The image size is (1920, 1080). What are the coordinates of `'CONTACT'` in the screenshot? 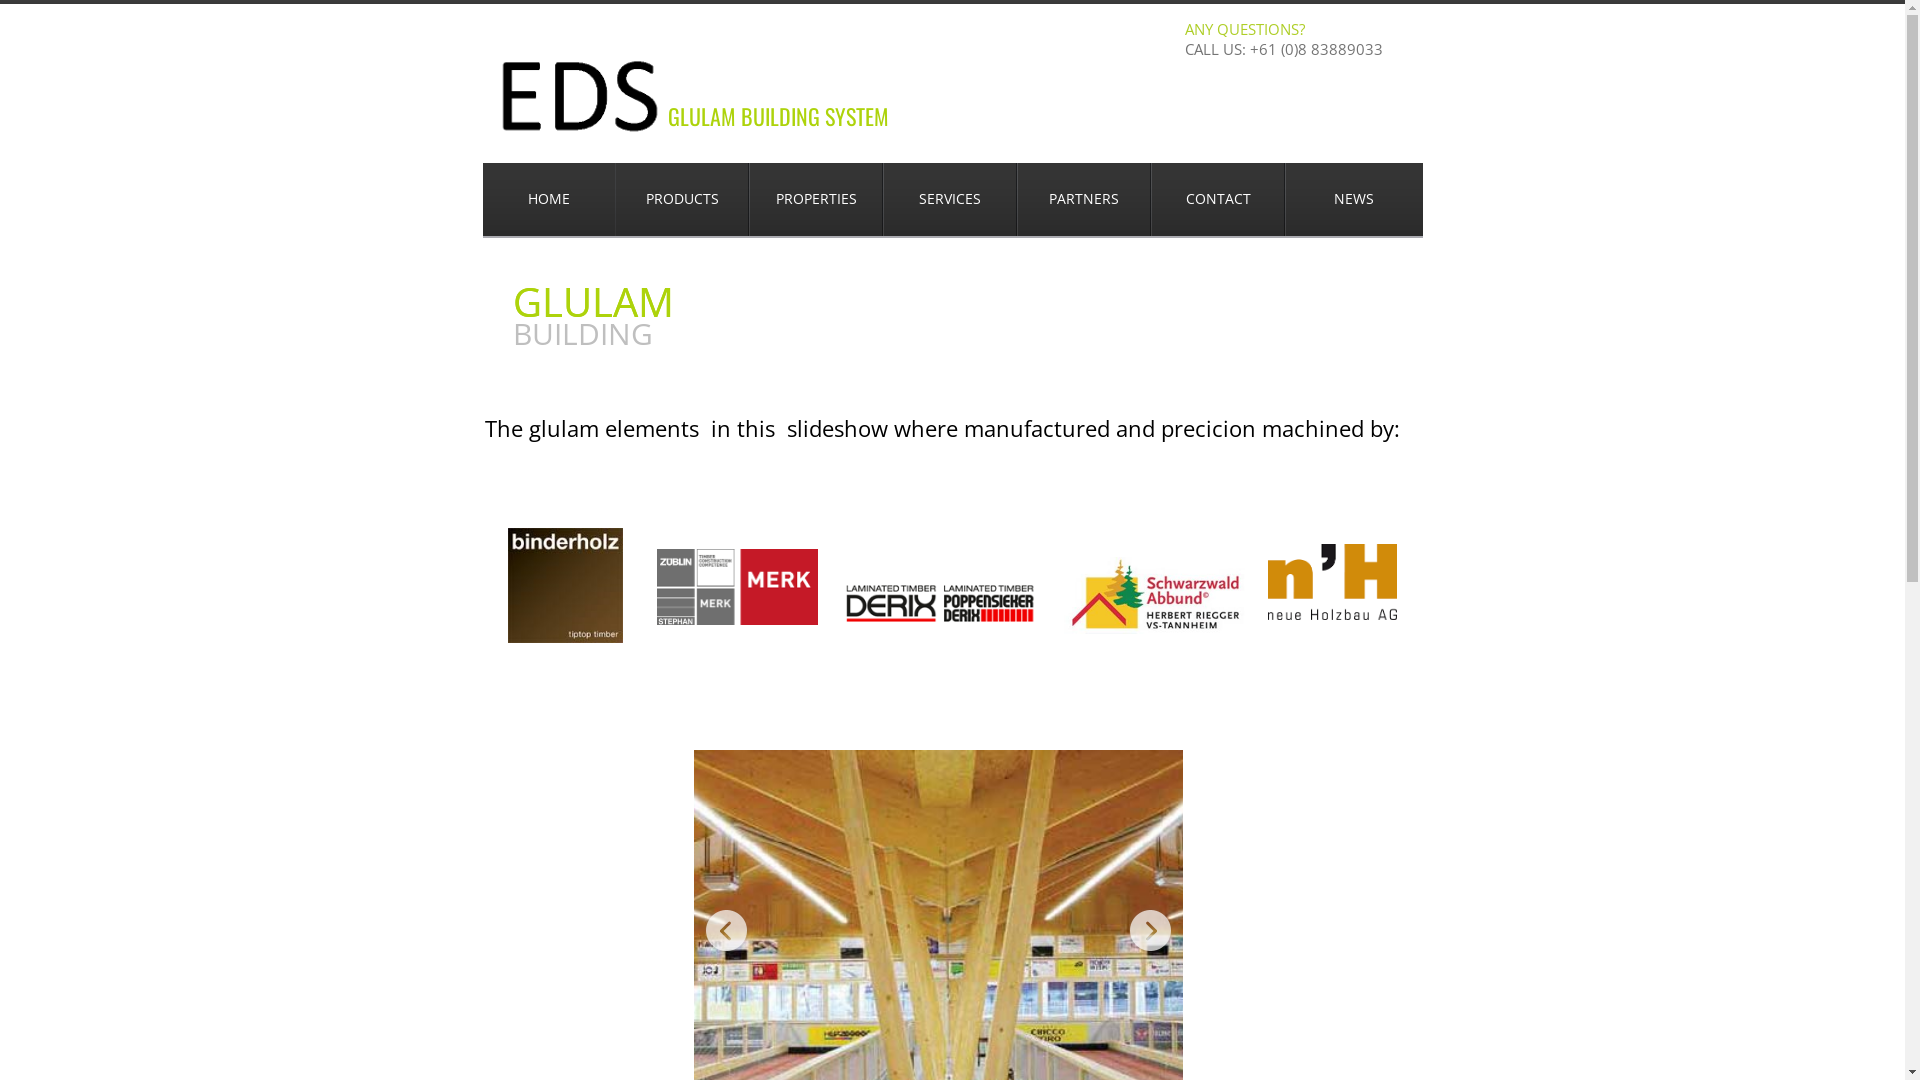 It's located at (1152, 199).